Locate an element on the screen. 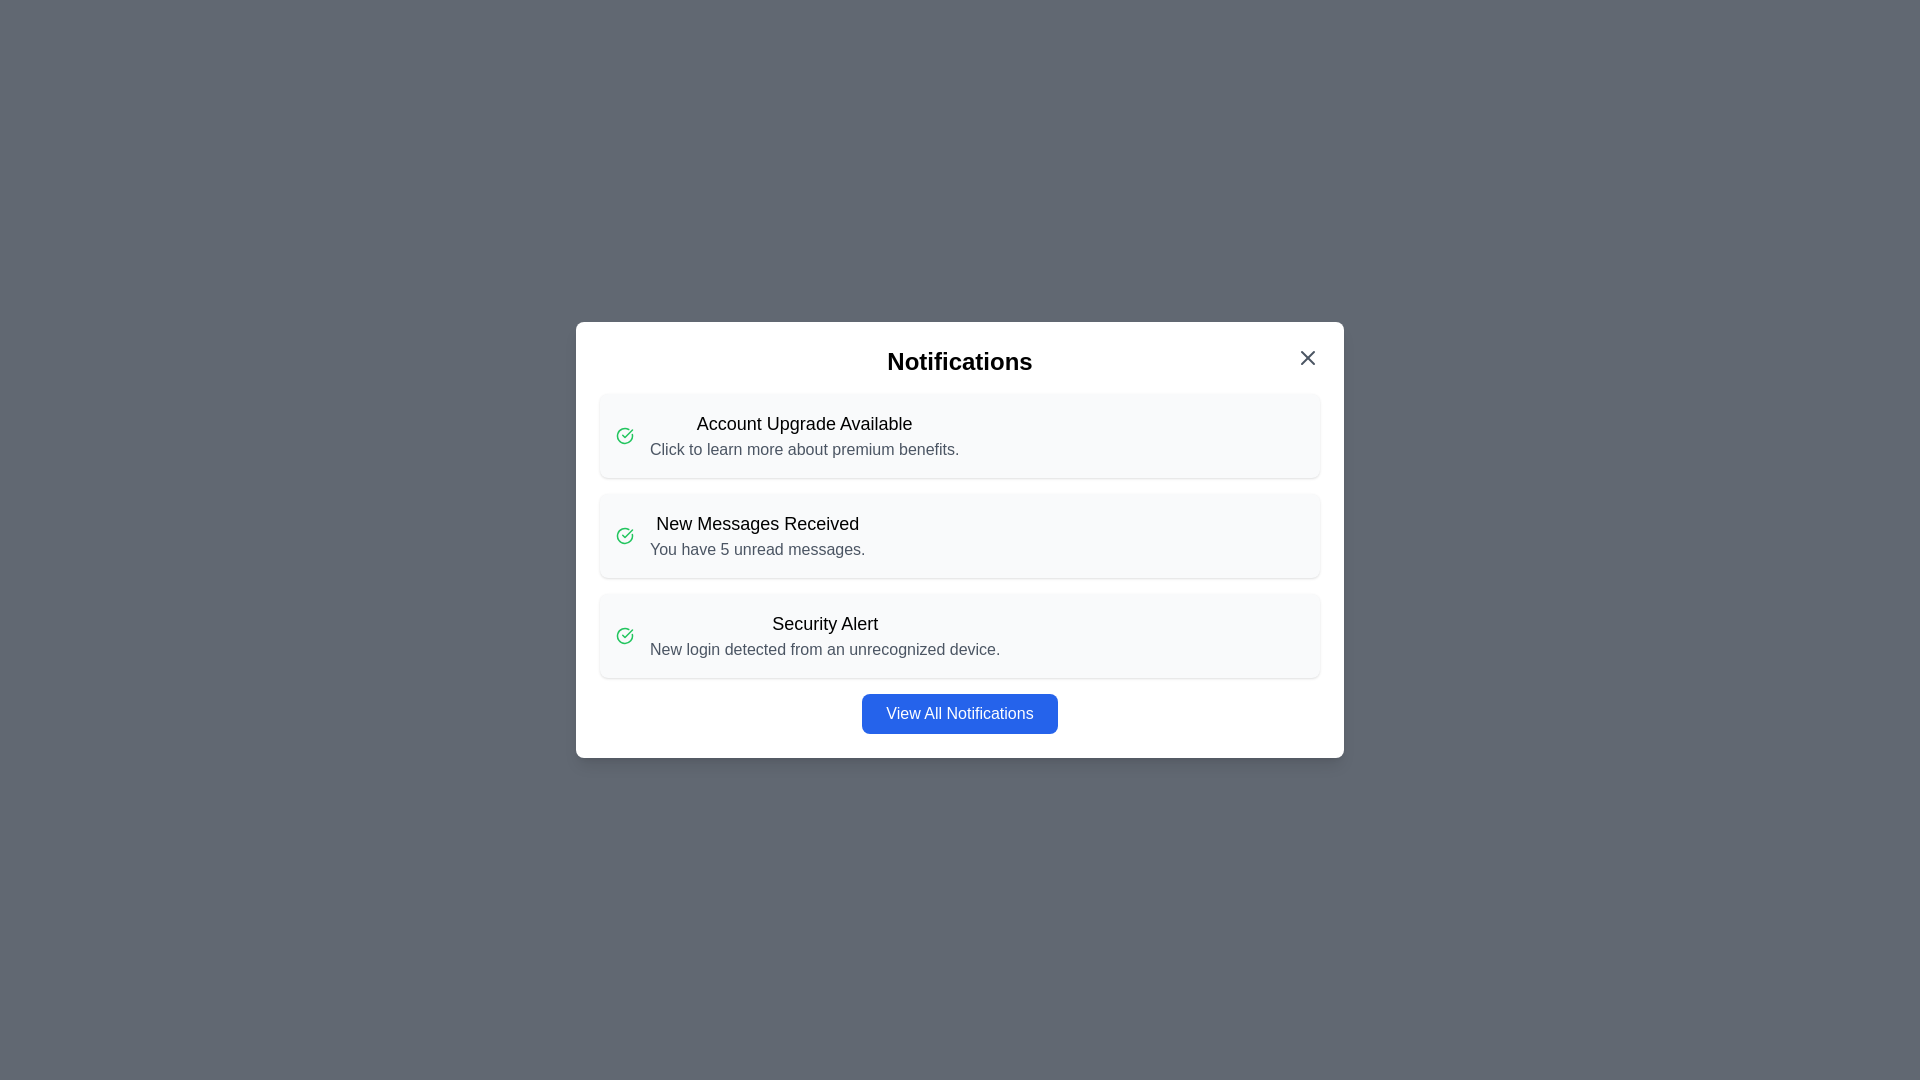 This screenshot has height=1080, width=1920. the notifications navigation button located at the bottom of the notification panel is located at coordinates (960, 704).